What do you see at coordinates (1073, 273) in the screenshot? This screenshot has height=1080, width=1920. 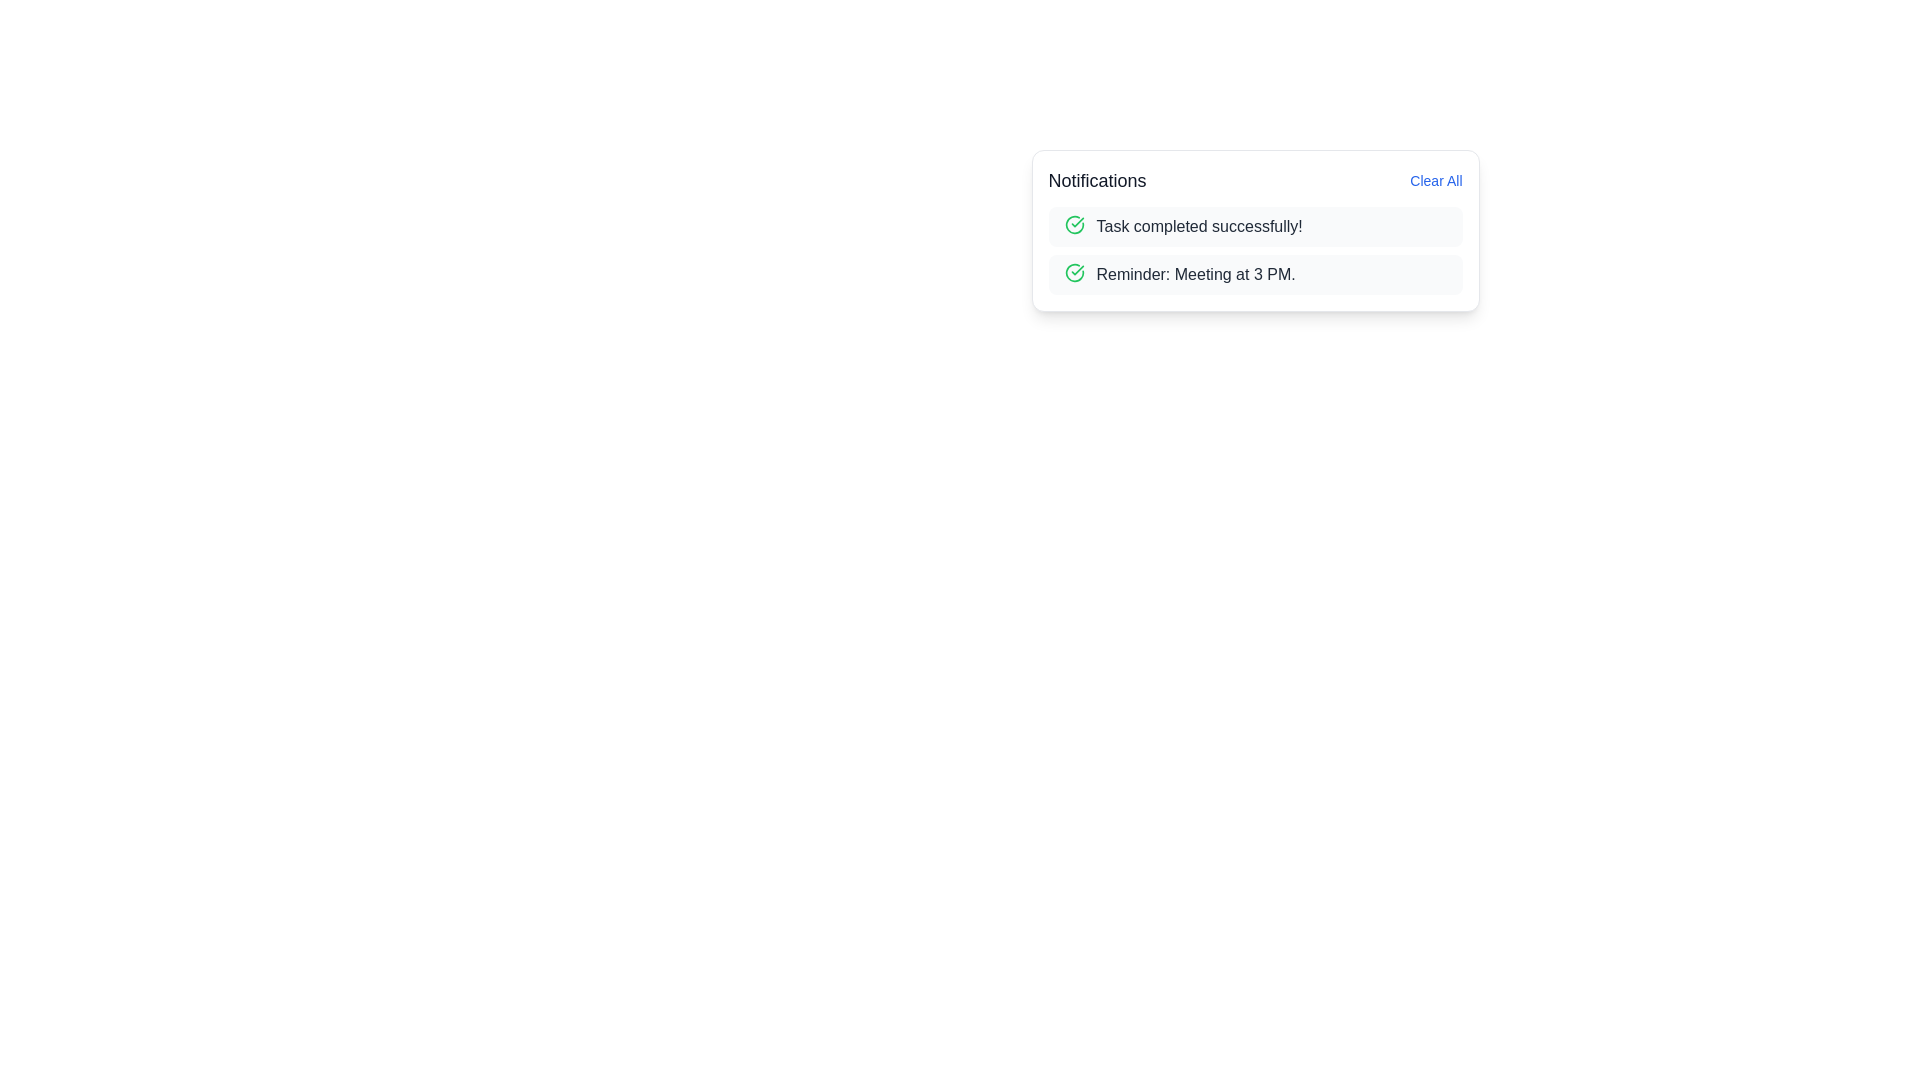 I see `the status icon located to the left of the text 'Reminder: Meeting at 3 PM.' in the notifications section, which signifies acknowledgment or completion` at bounding box center [1073, 273].